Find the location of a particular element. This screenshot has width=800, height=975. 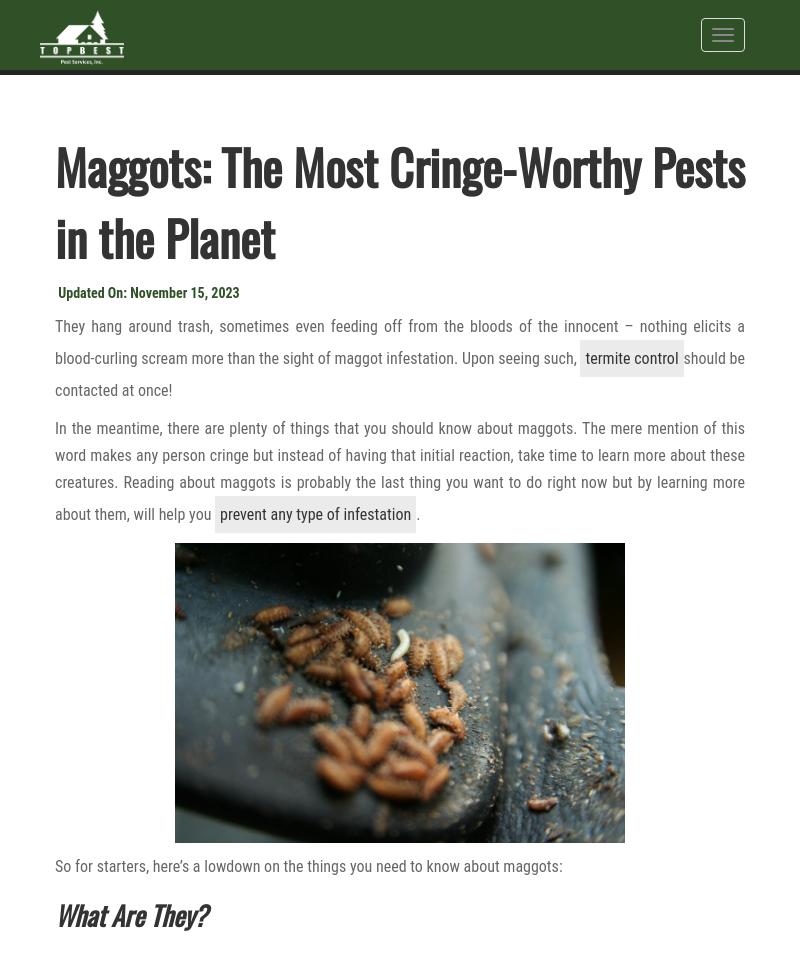

'In the meantime, there are plenty of things that you should know about maggots. The mere mention of this word makes any person cringe but instead of having that initial reaction, take time to learn more about these creatures. Reading about maggots is probably the last thing you want to do right now but by learning more about them, will help you' is located at coordinates (54, 471).